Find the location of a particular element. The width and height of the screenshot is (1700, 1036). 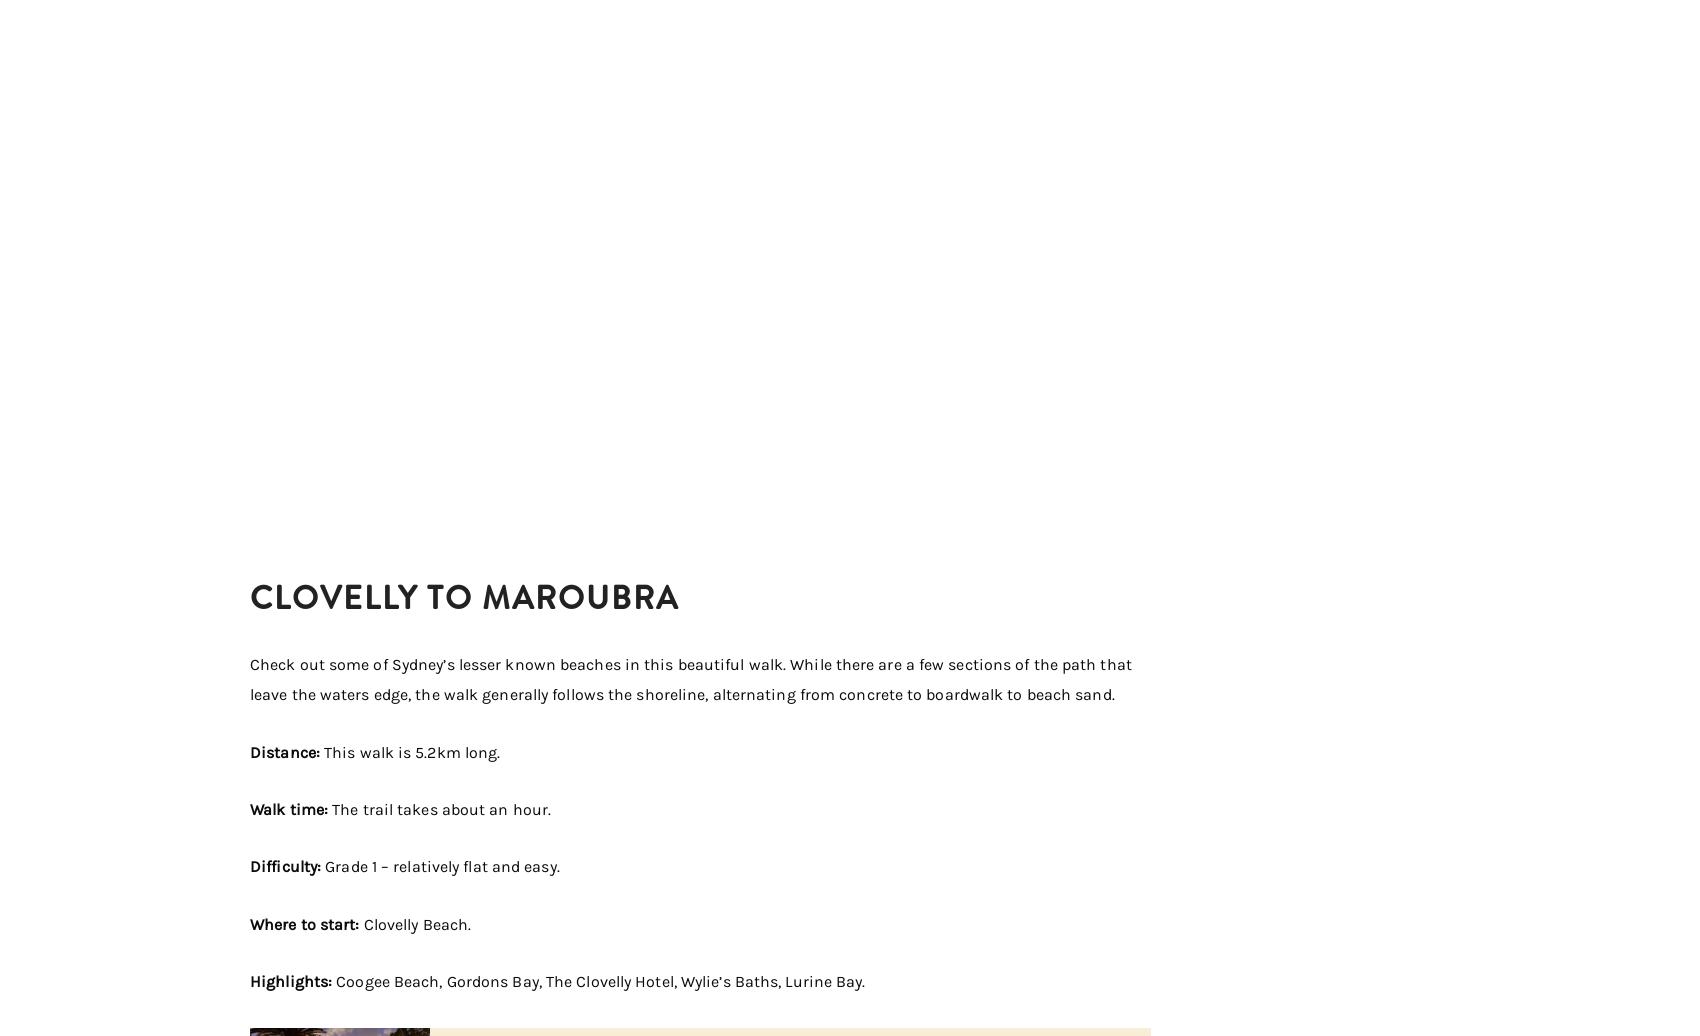

'Clovelly to Maroubra' is located at coordinates (464, 597).